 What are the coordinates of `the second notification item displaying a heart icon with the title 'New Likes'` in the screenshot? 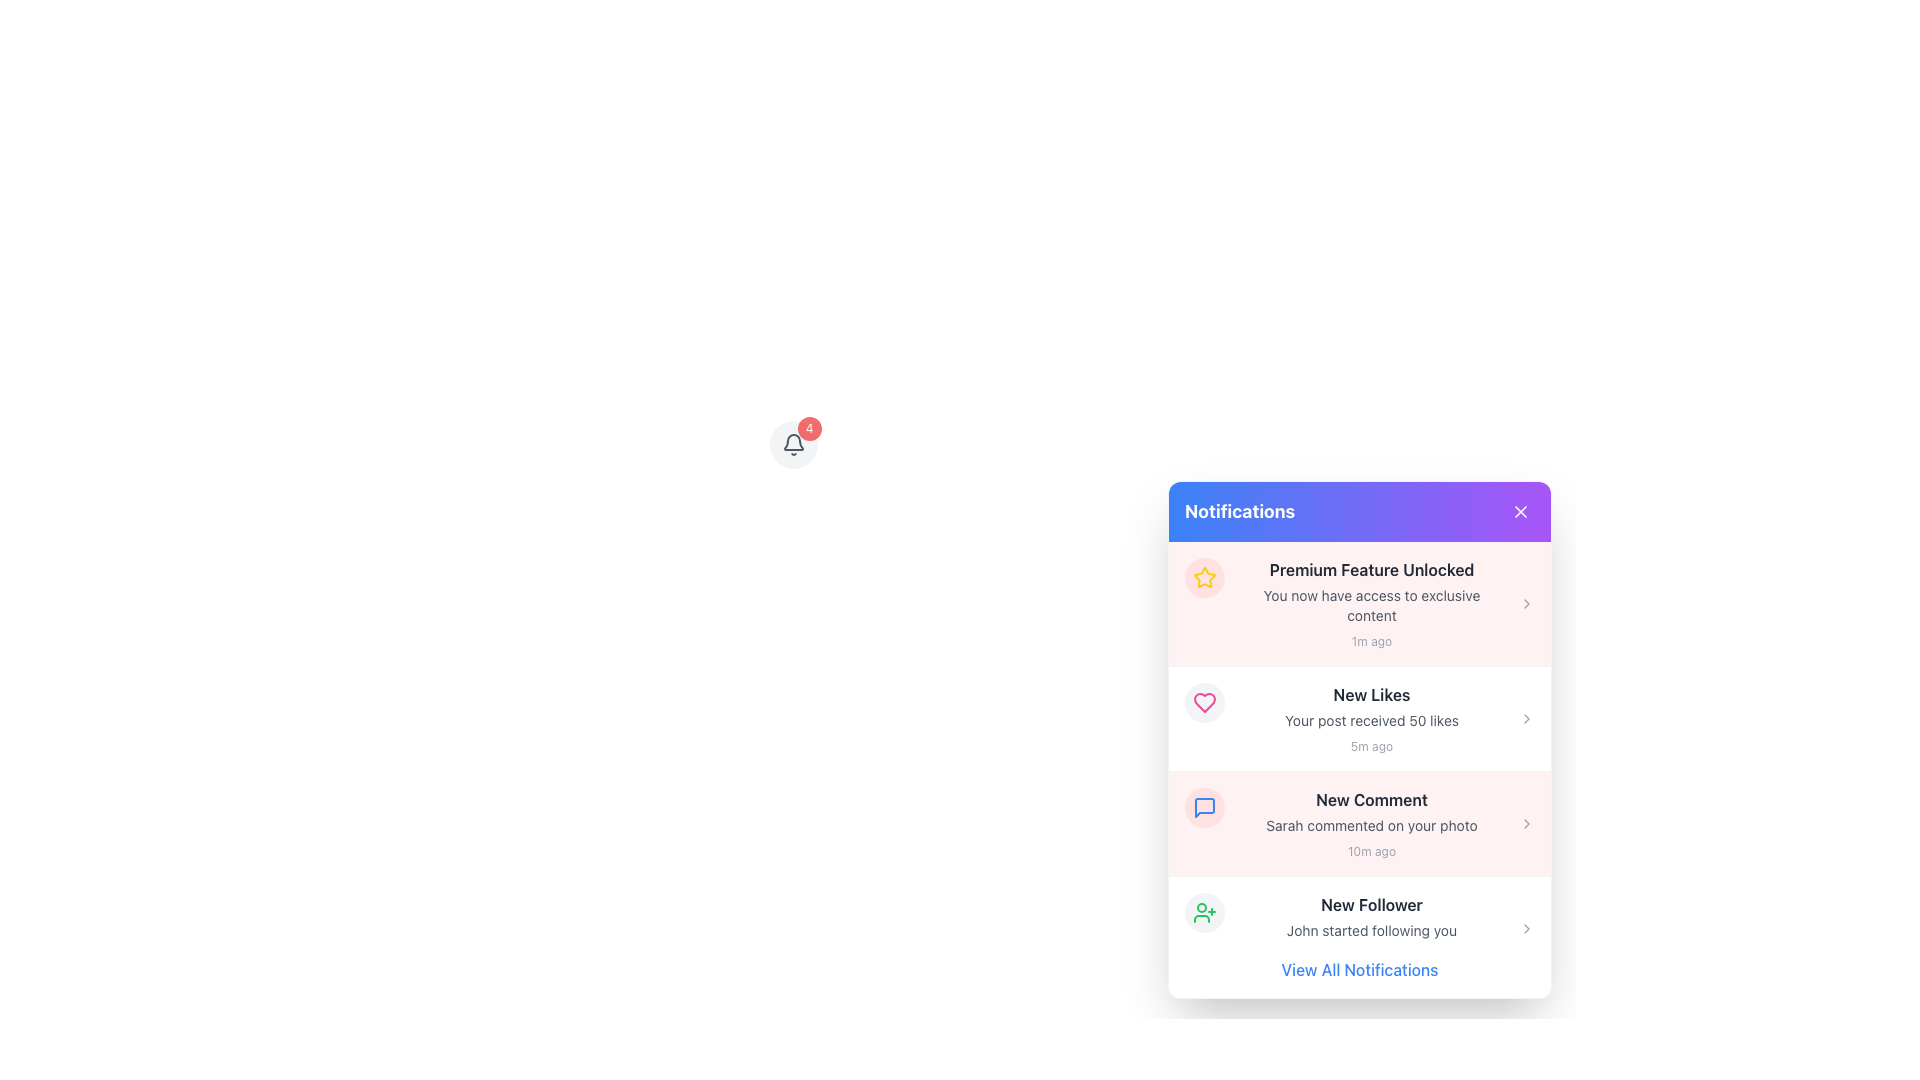 It's located at (1359, 717).